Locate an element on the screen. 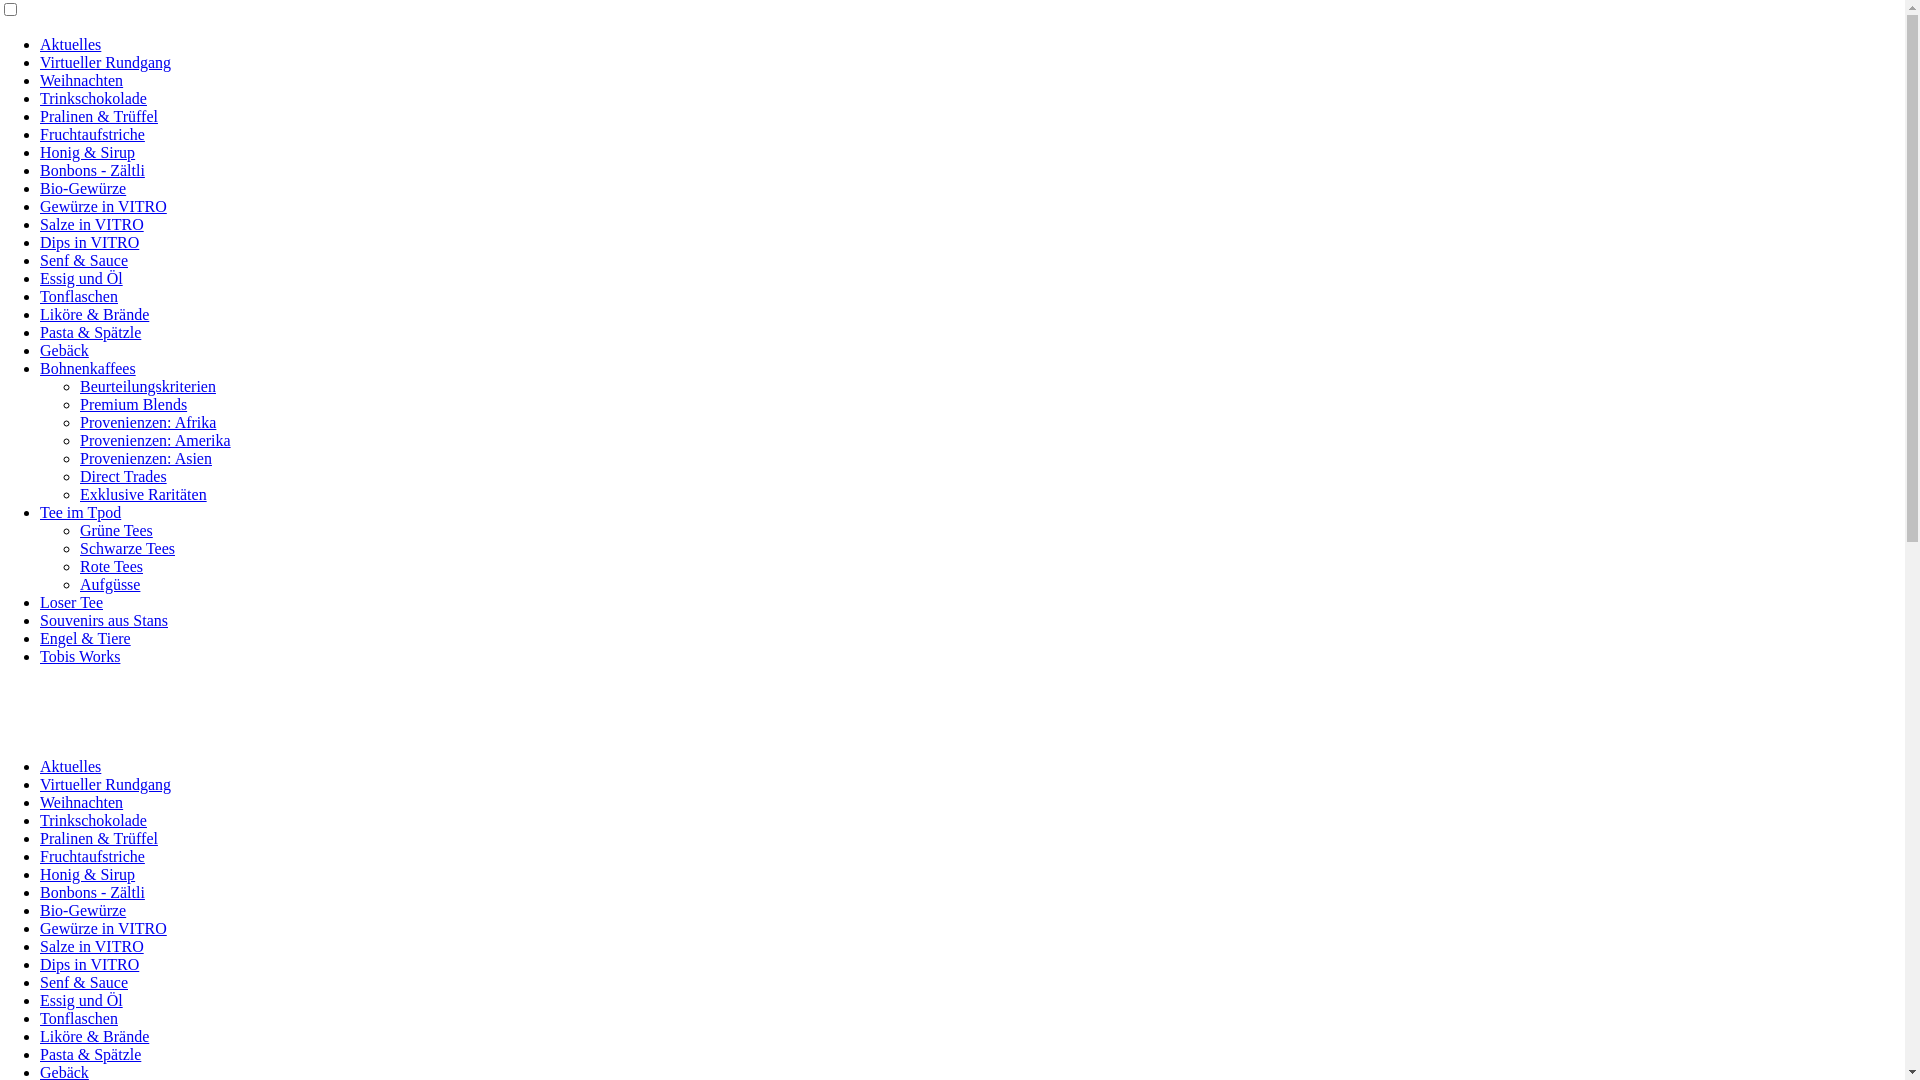 The height and width of the screenshot is (1080, 1920). 'Senf & Sauce' is located at coordinates (82, 981).